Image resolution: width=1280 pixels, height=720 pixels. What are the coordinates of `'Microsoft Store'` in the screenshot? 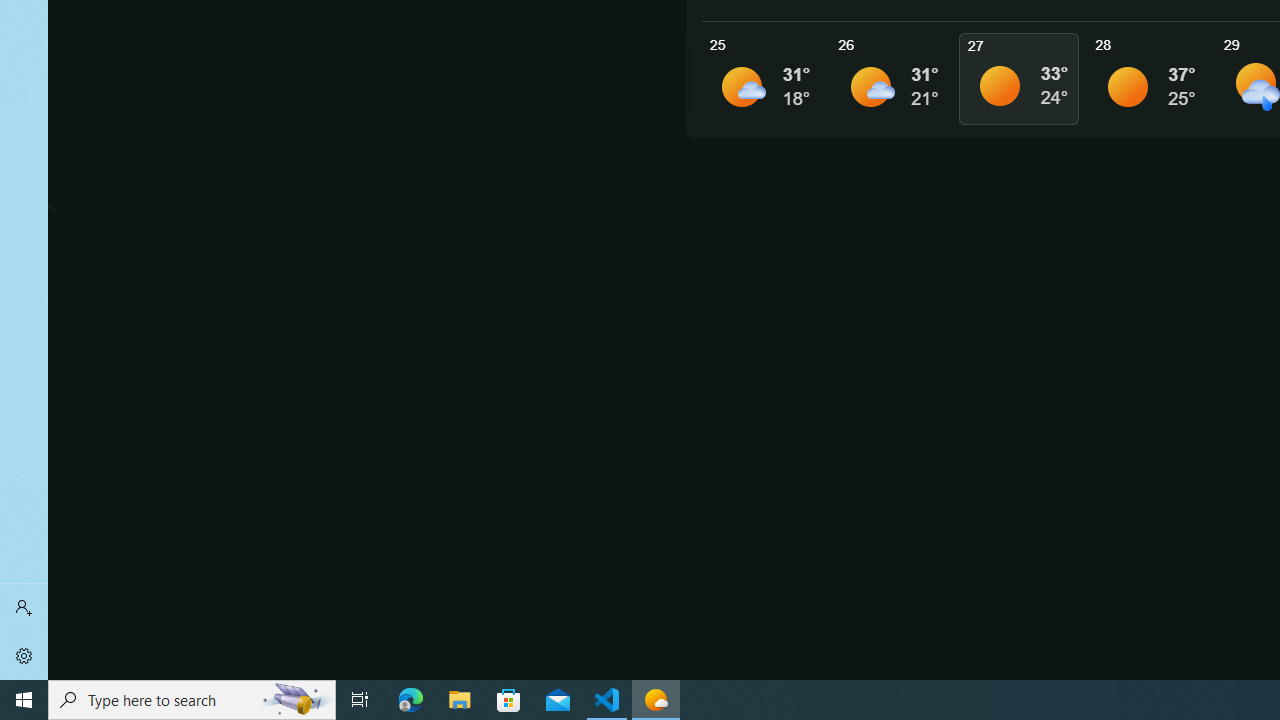 It's located at (509, 698).